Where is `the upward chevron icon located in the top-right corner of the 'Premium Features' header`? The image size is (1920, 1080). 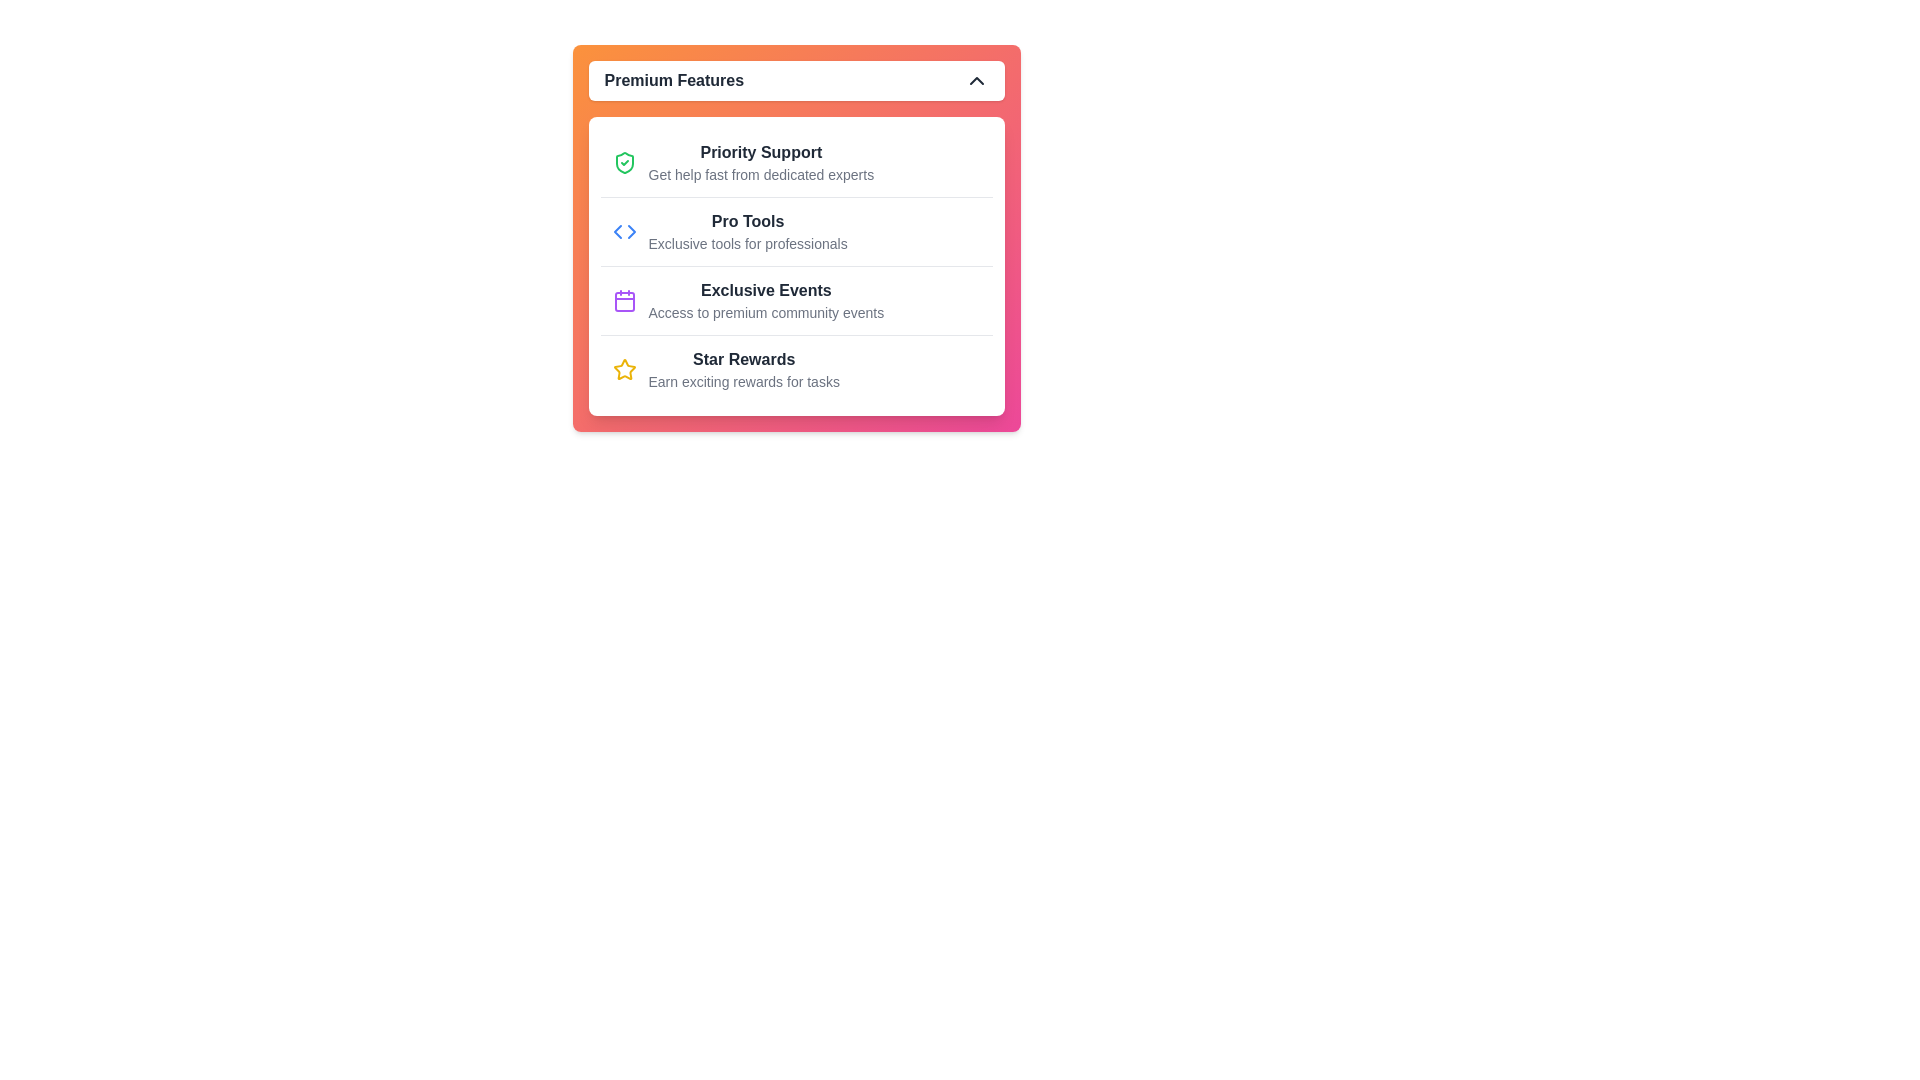 the upward chevron icon located in the top-right corner of the 'Premium Features' header is located at coordinates (976, 80).